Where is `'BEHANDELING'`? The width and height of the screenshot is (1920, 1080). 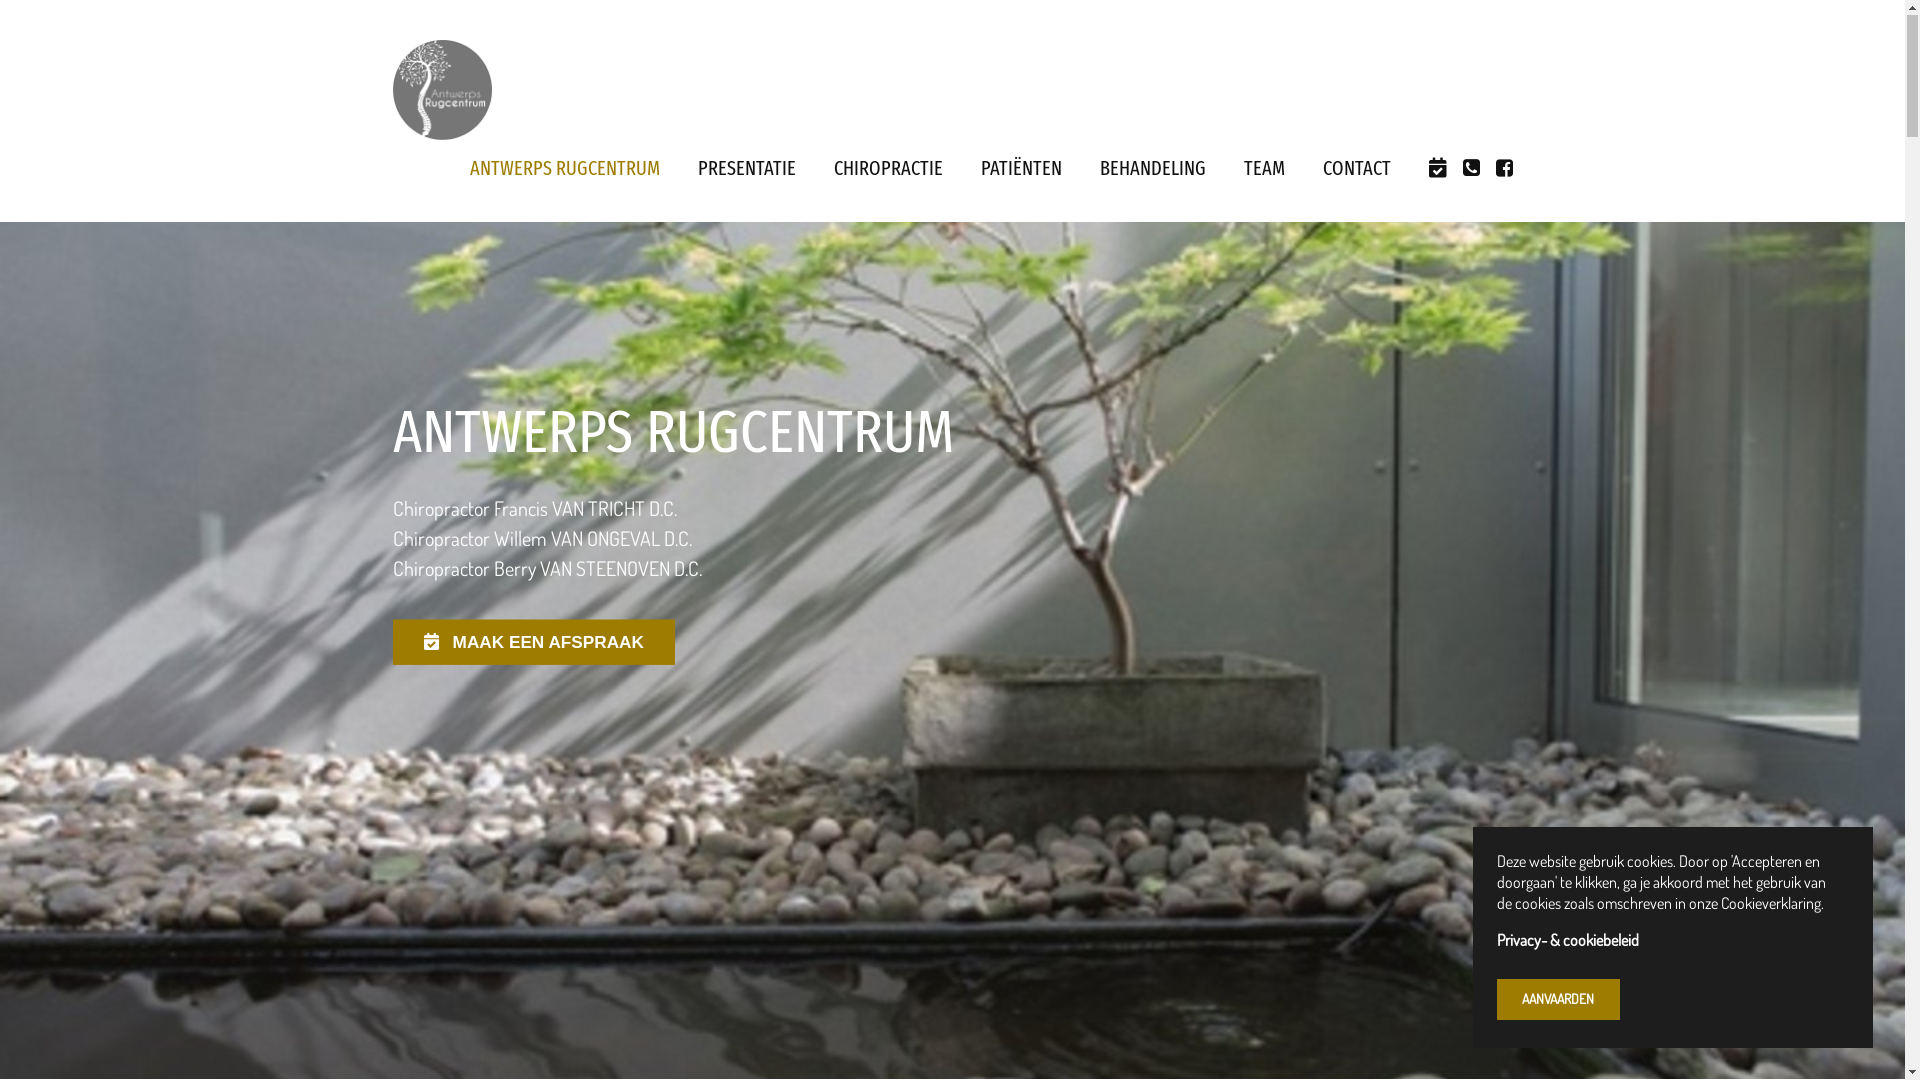
'BEHANDELING' is located at coordinates (1152, 168).